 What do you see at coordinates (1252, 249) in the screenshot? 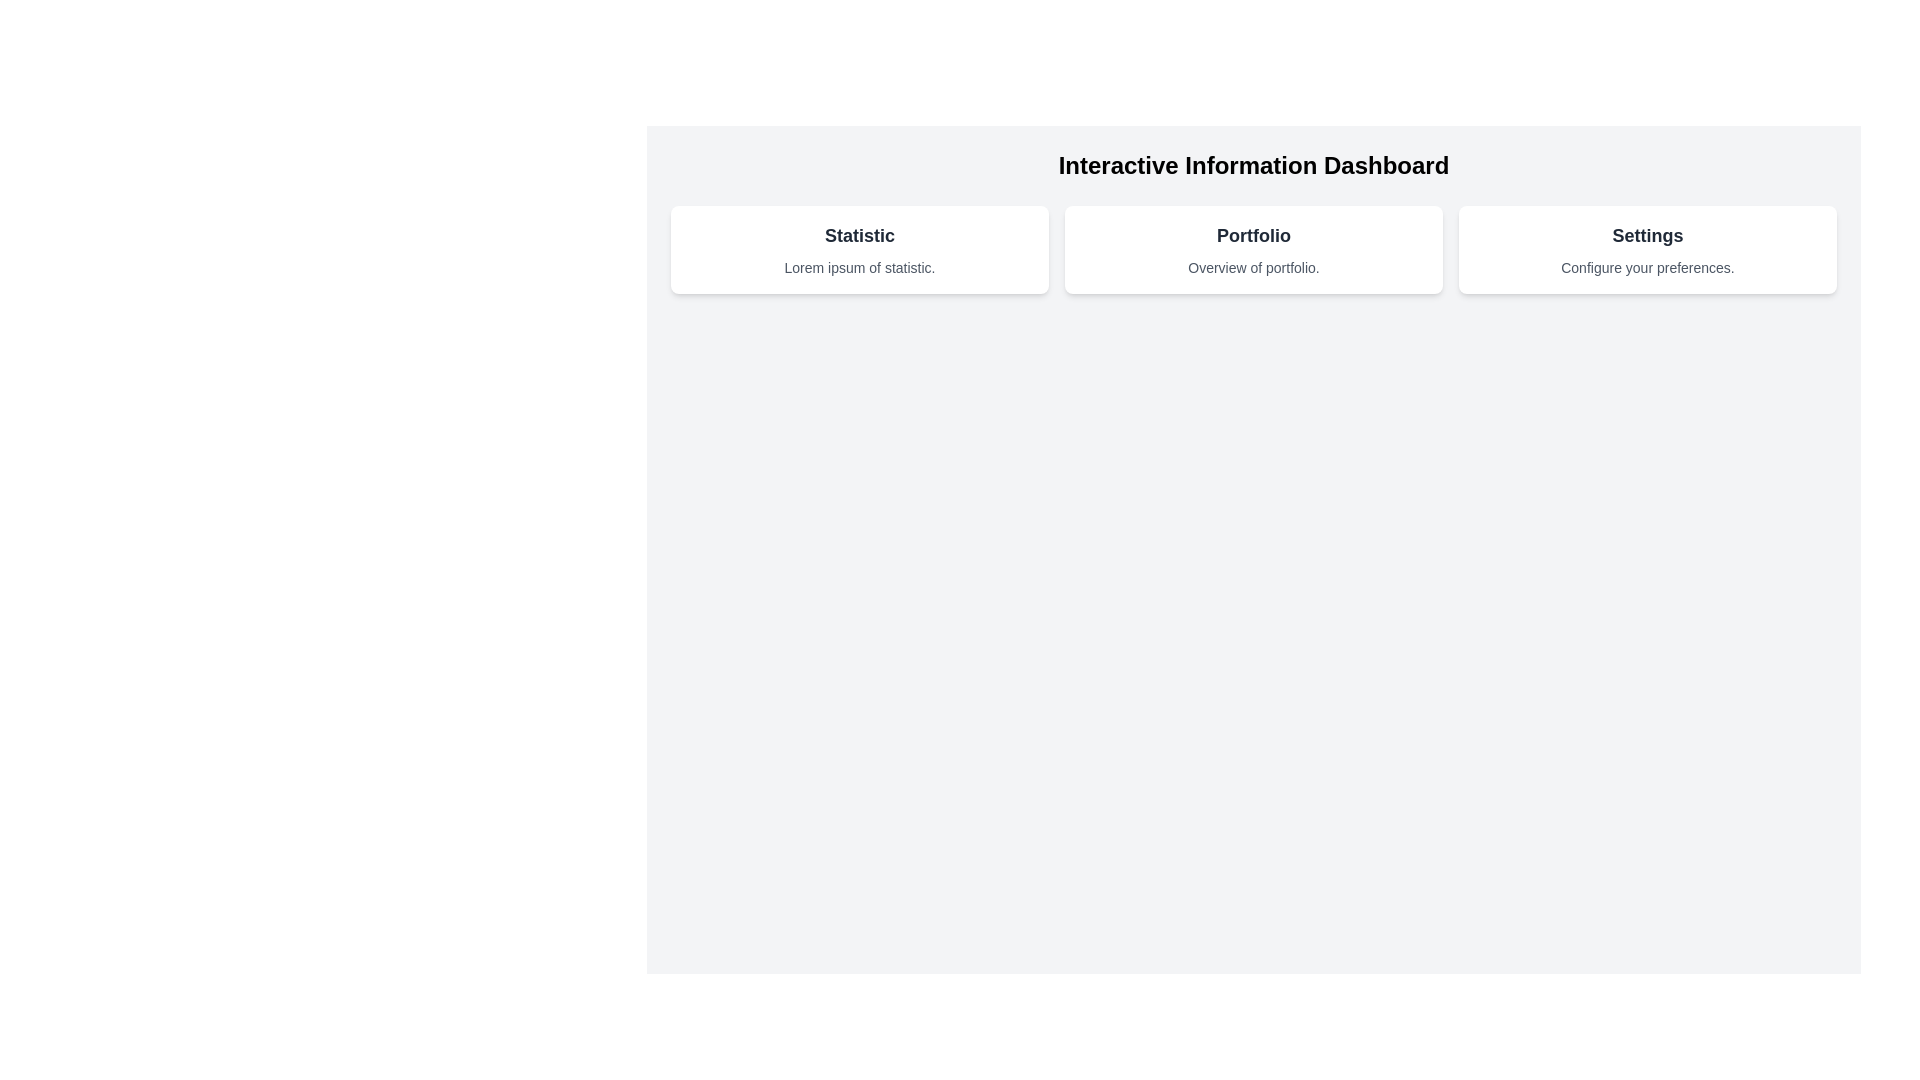
I see `the Portfolio card to view its details or activate its functionality` at bounding box center [1252, 249].